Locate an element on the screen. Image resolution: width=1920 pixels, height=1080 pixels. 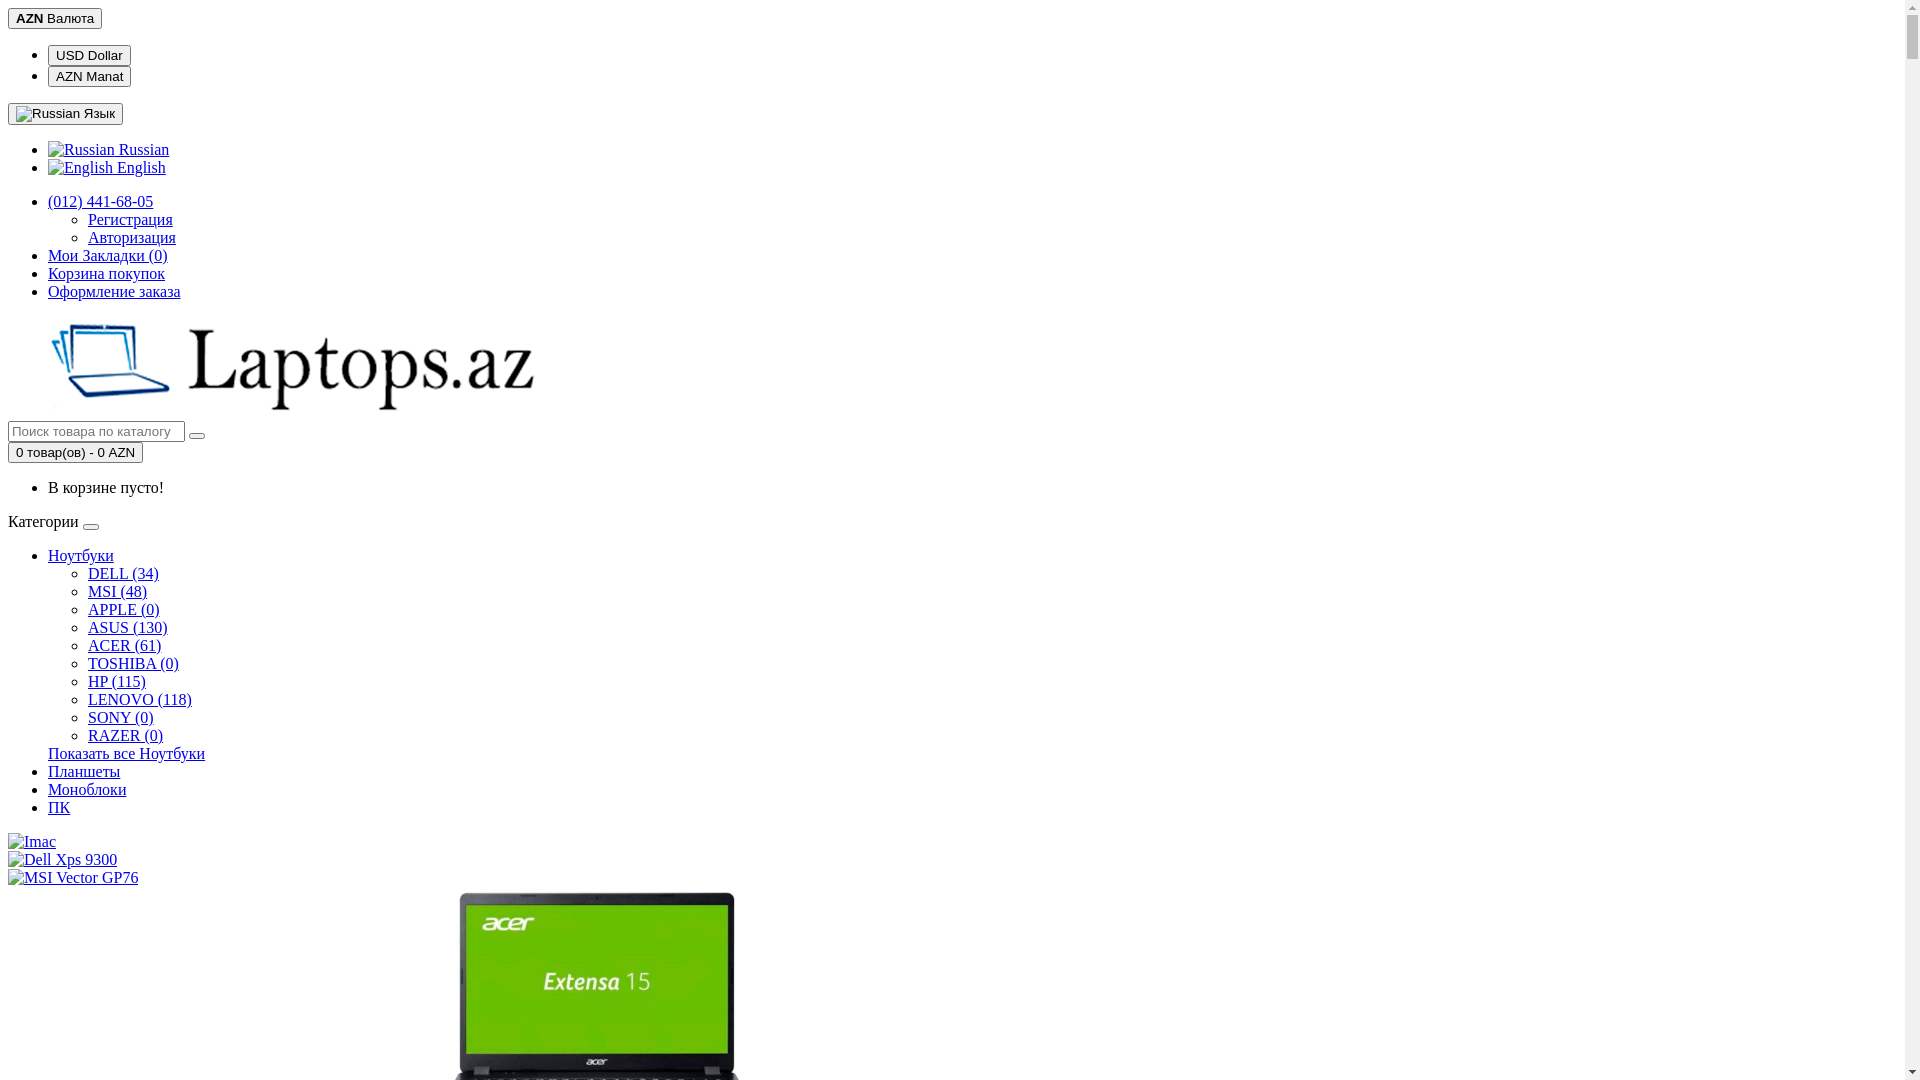
'Russian' is located at coordinates (107, 148).